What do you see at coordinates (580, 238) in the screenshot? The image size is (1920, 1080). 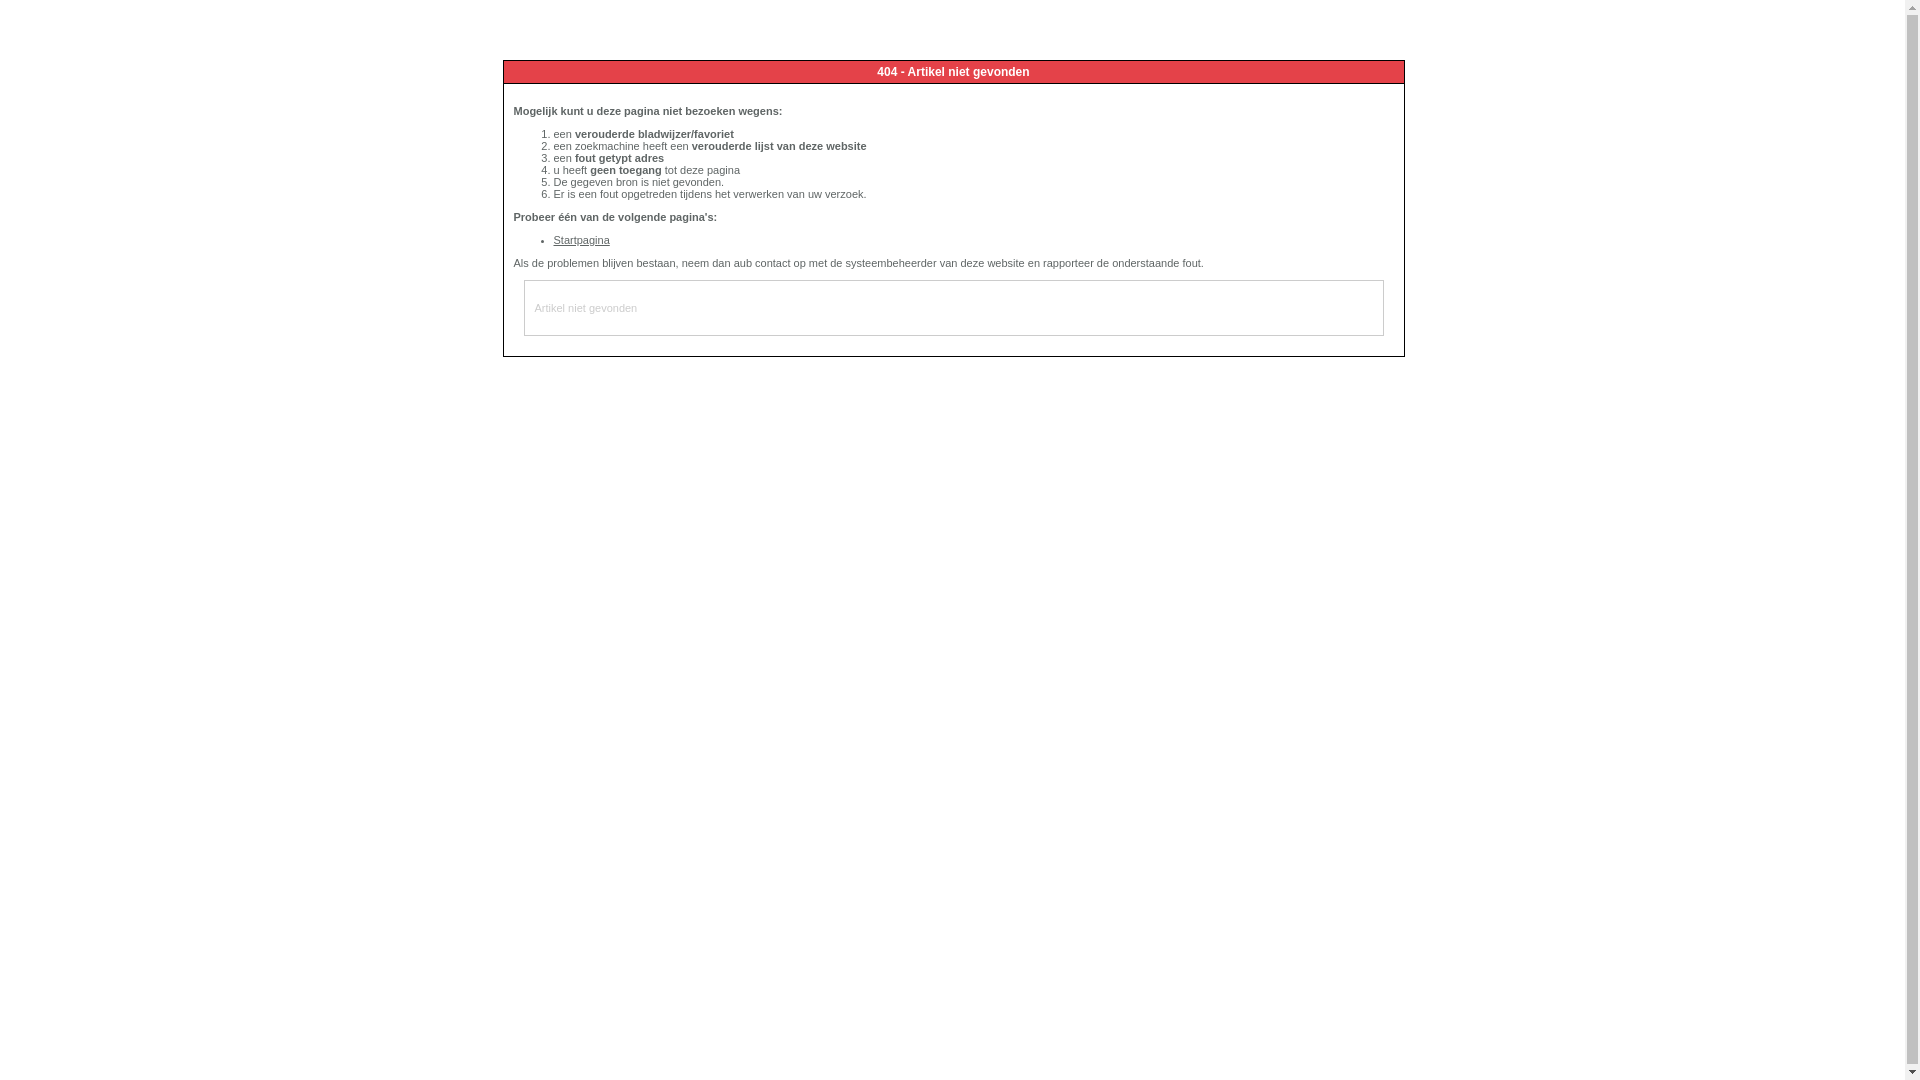 I see `'Startpagina'` at bounding box center [580, 238].